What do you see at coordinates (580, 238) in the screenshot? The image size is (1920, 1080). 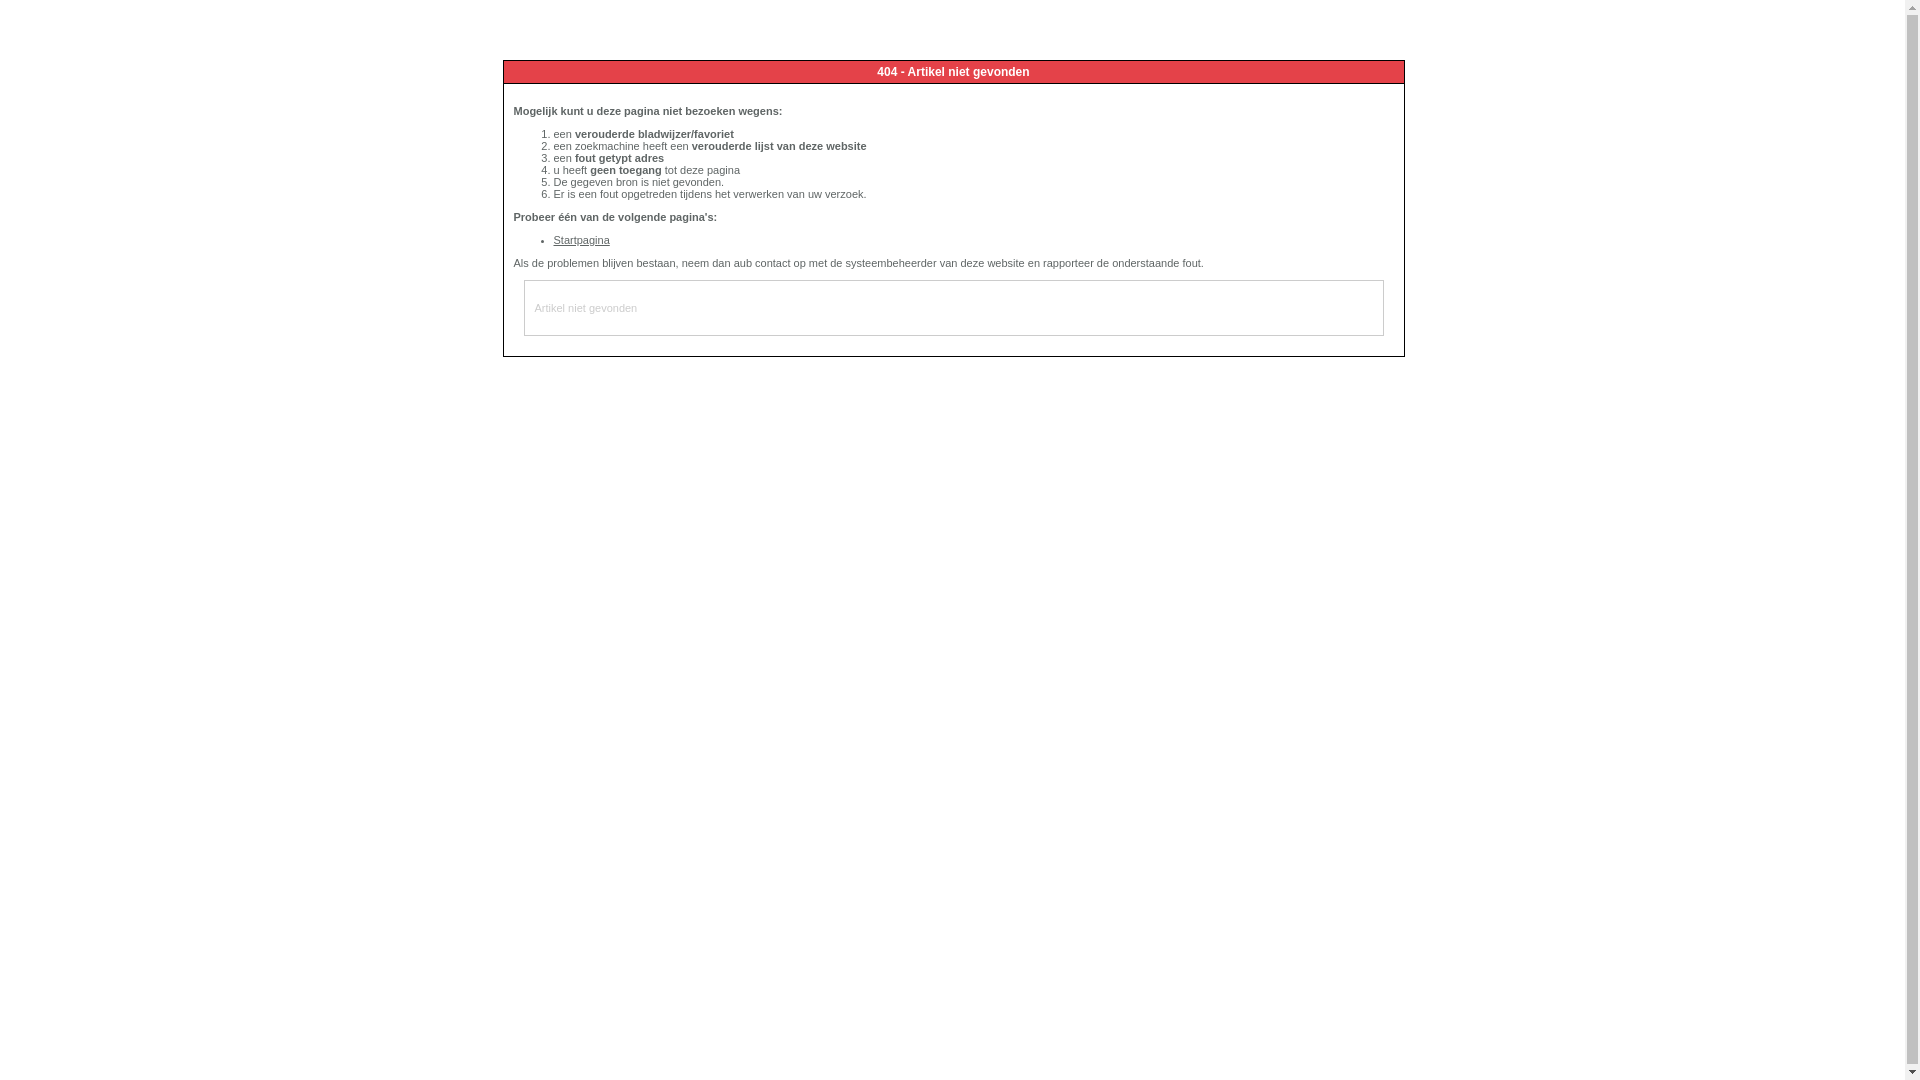 I see `'Startpagina'` at bounding box center [580, 238].